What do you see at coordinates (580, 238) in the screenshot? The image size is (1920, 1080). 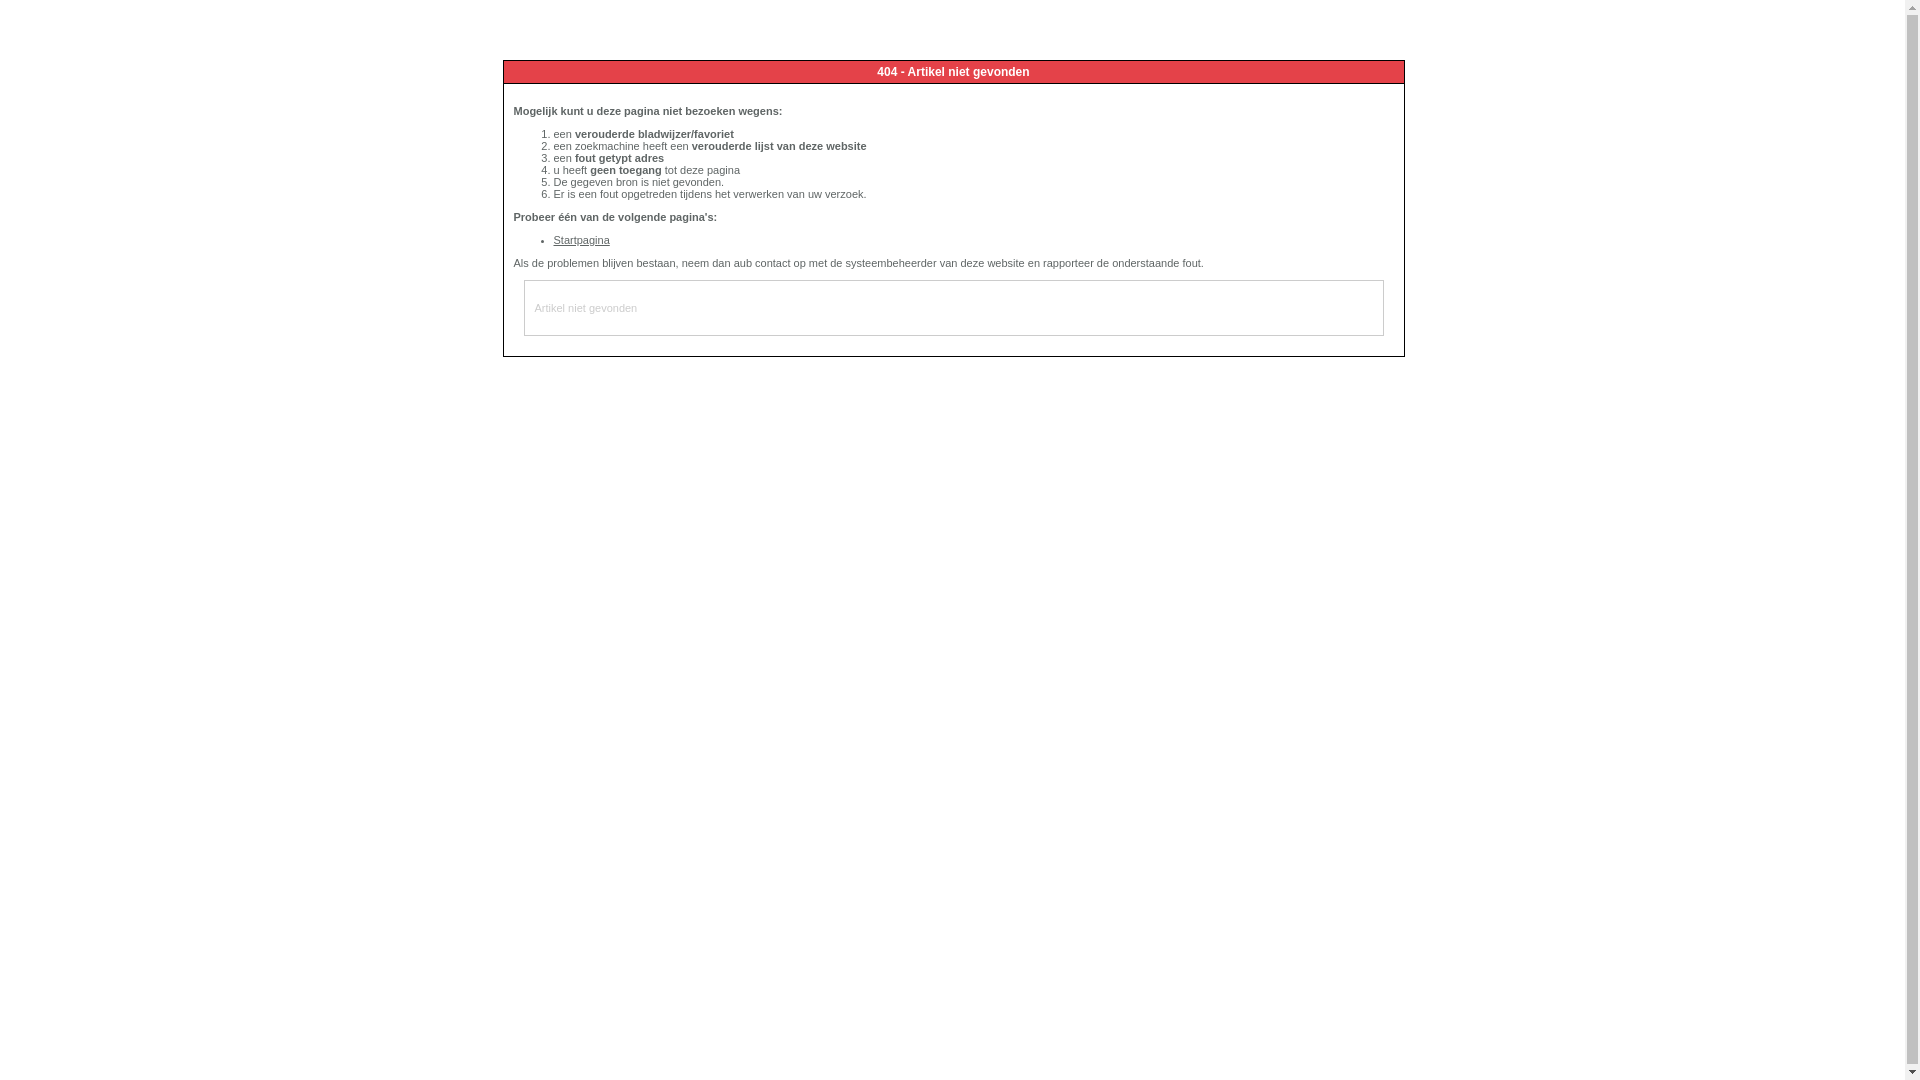 I see `'Startpagina'` at bounding box center [580, 238].